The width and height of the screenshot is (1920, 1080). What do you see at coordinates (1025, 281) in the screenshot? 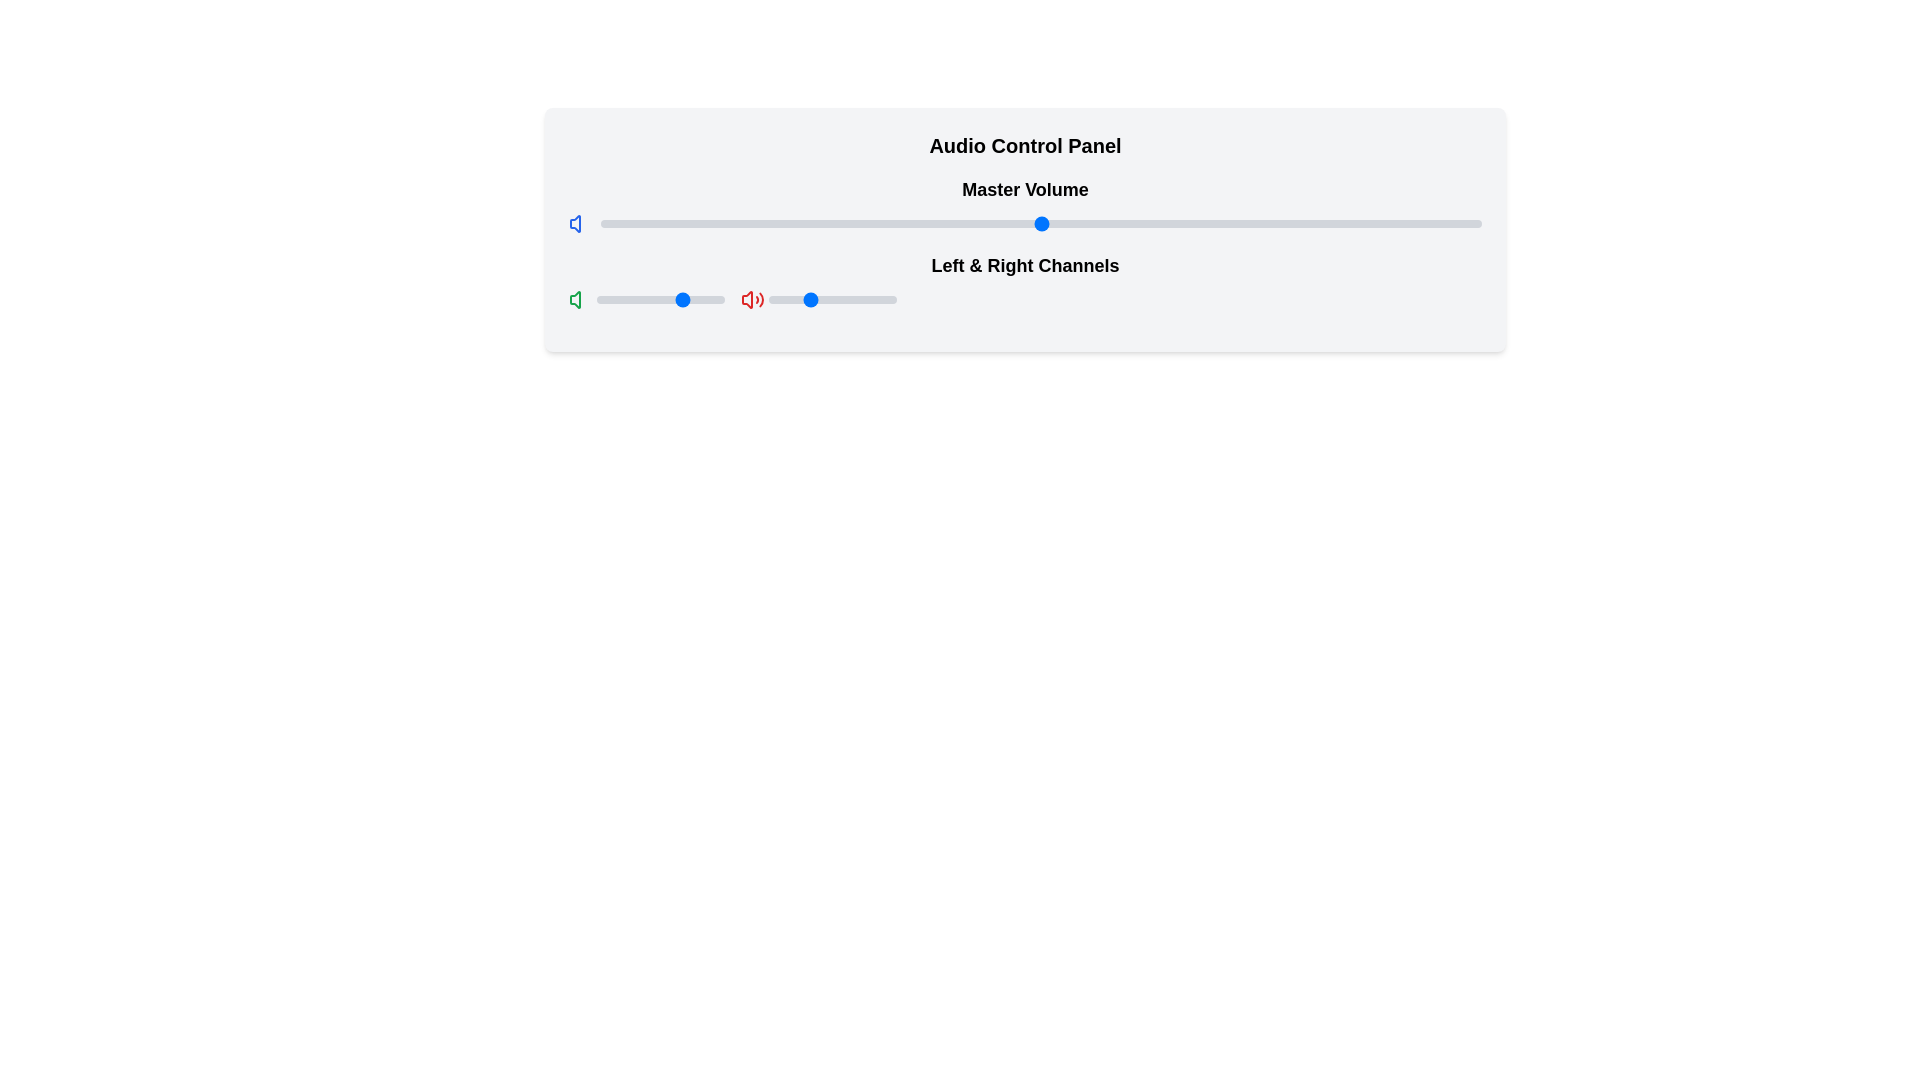
I see `the second heading in the 'Audio Control Panel' section, which serves as a label for the audio balance controls below the 'Master Volume' heading` at bounding box center [1025, 281].